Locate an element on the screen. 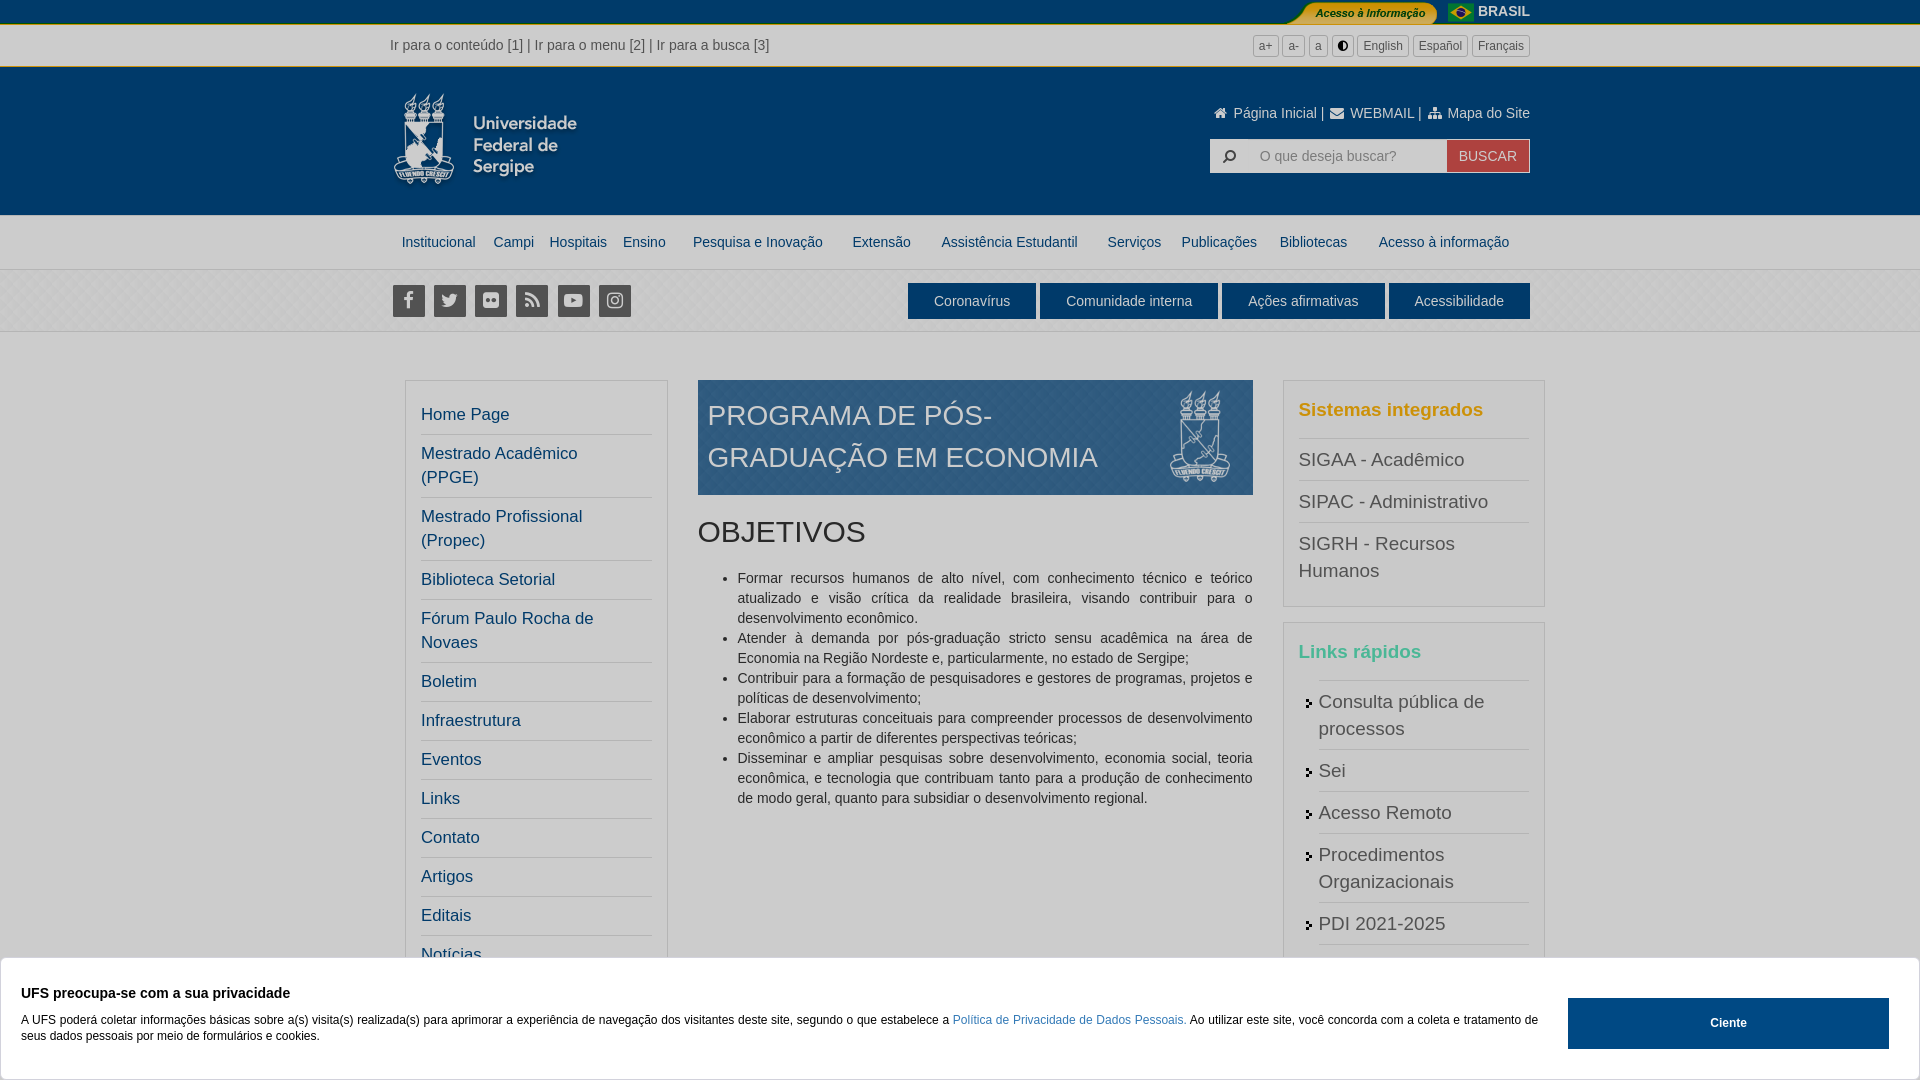 The width and height of the screenshot is (1920, 1080). 'Boletim' is located at coordinates (448, 681).